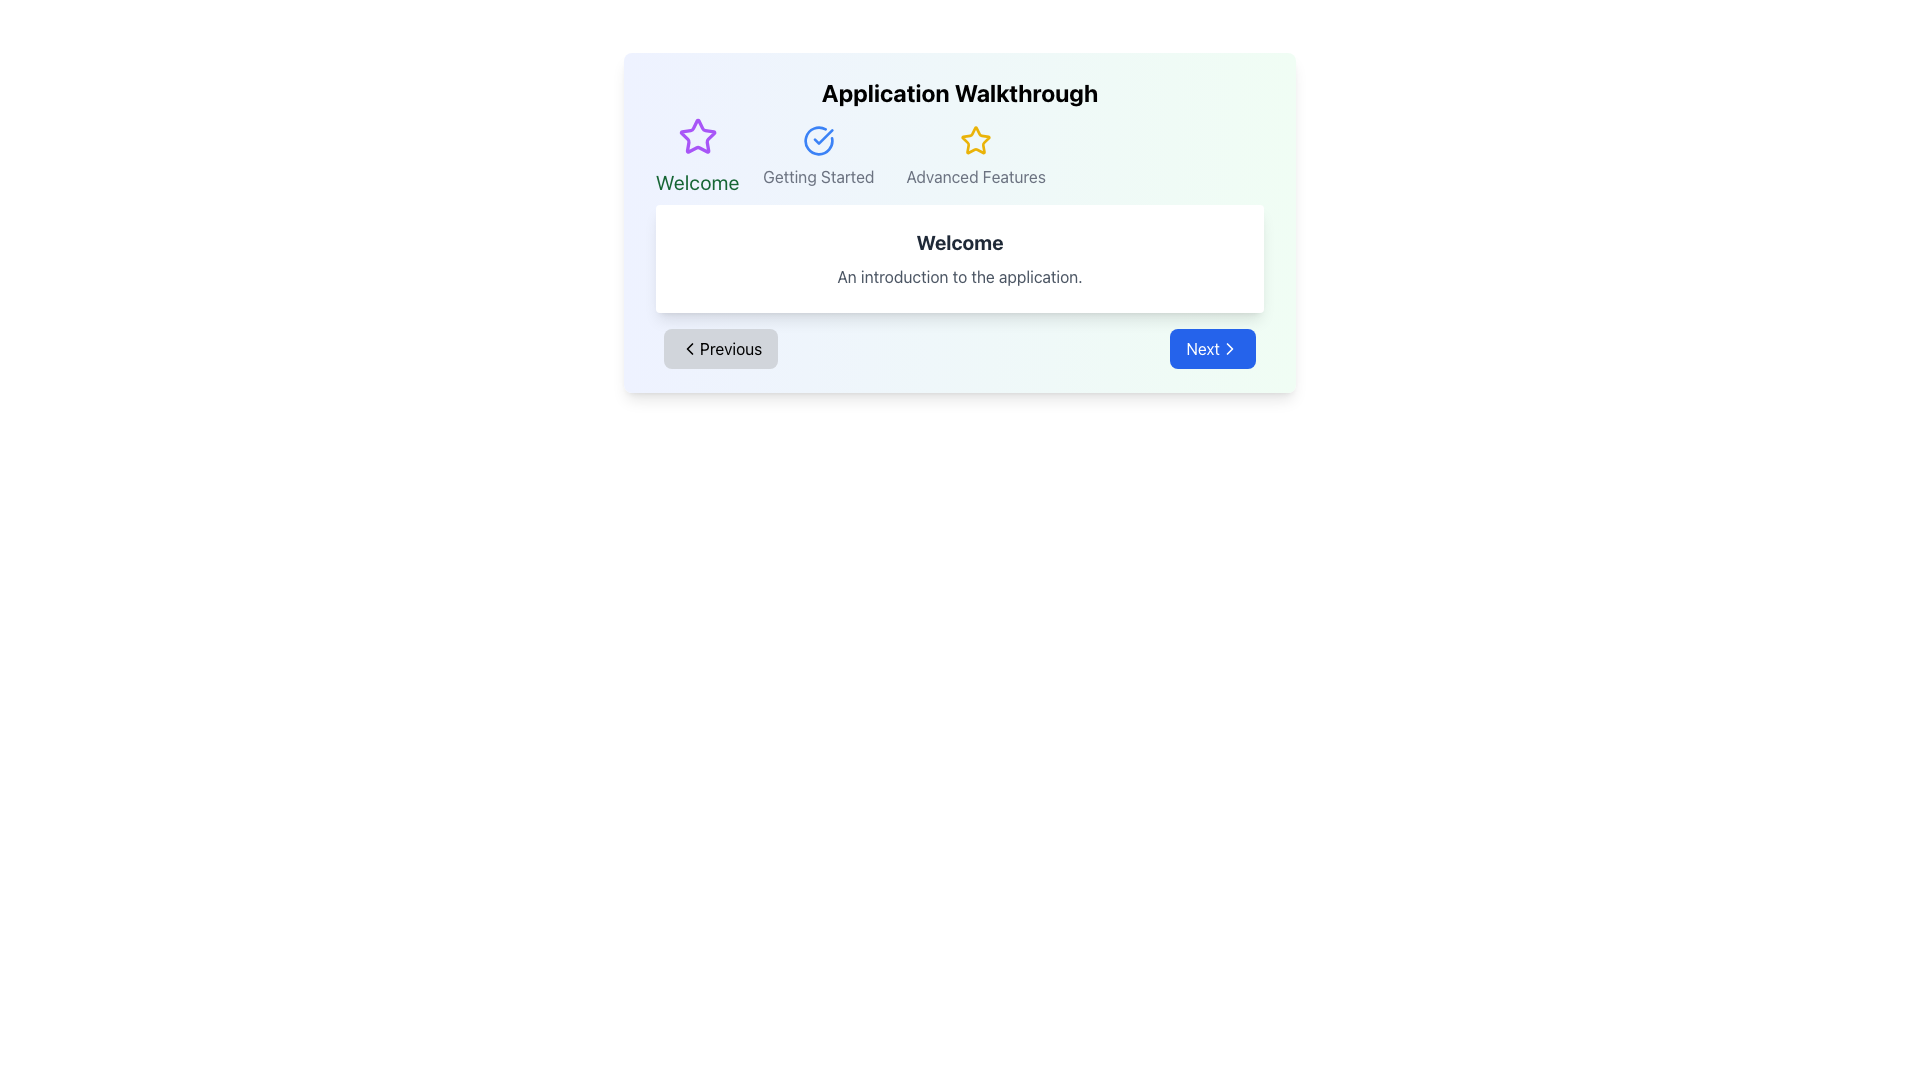 The width and height of the screenshot is (1920, 1080). What do you see at coordinates (697, 136) in the screenshot?
I see `the purple star-shaped icon located at the top left of the 'Welcome' section, directly above the green-highlighted text 'Welcome'` at bounding box center [697, 136].